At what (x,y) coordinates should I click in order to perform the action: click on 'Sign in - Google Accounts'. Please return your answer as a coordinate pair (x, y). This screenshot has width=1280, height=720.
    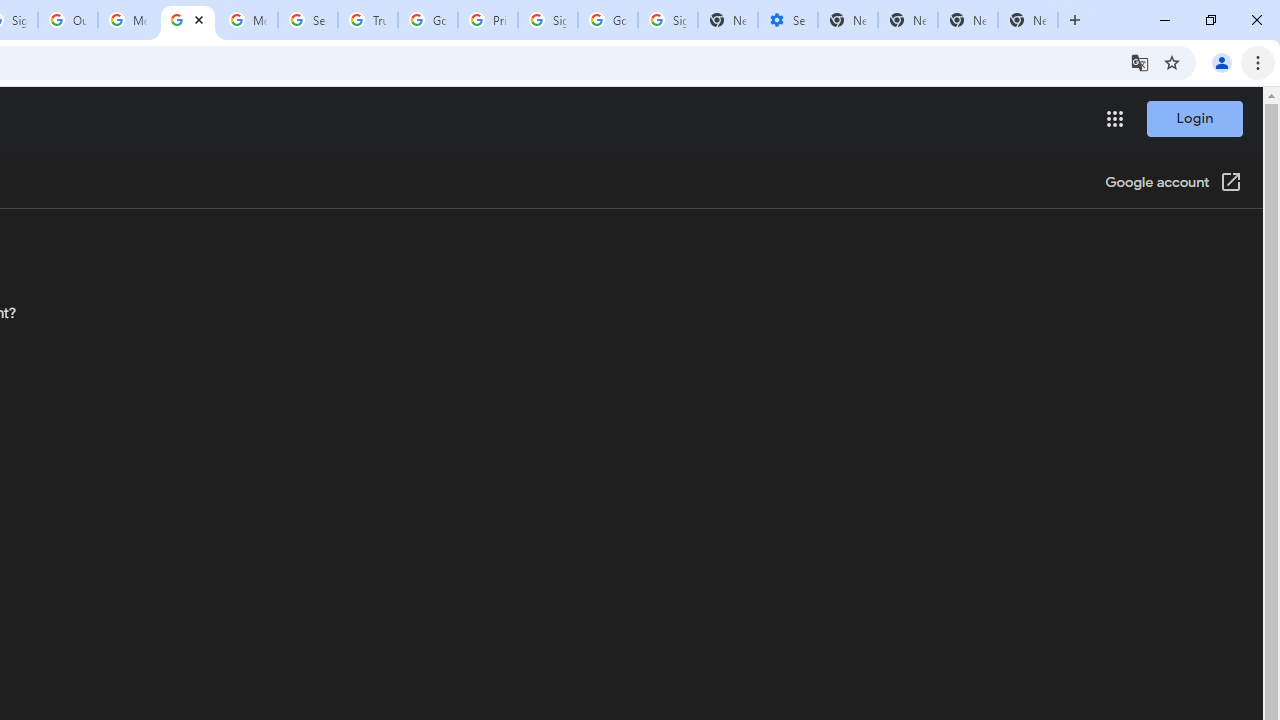
    Looking at the image, I should click on (548, 20).